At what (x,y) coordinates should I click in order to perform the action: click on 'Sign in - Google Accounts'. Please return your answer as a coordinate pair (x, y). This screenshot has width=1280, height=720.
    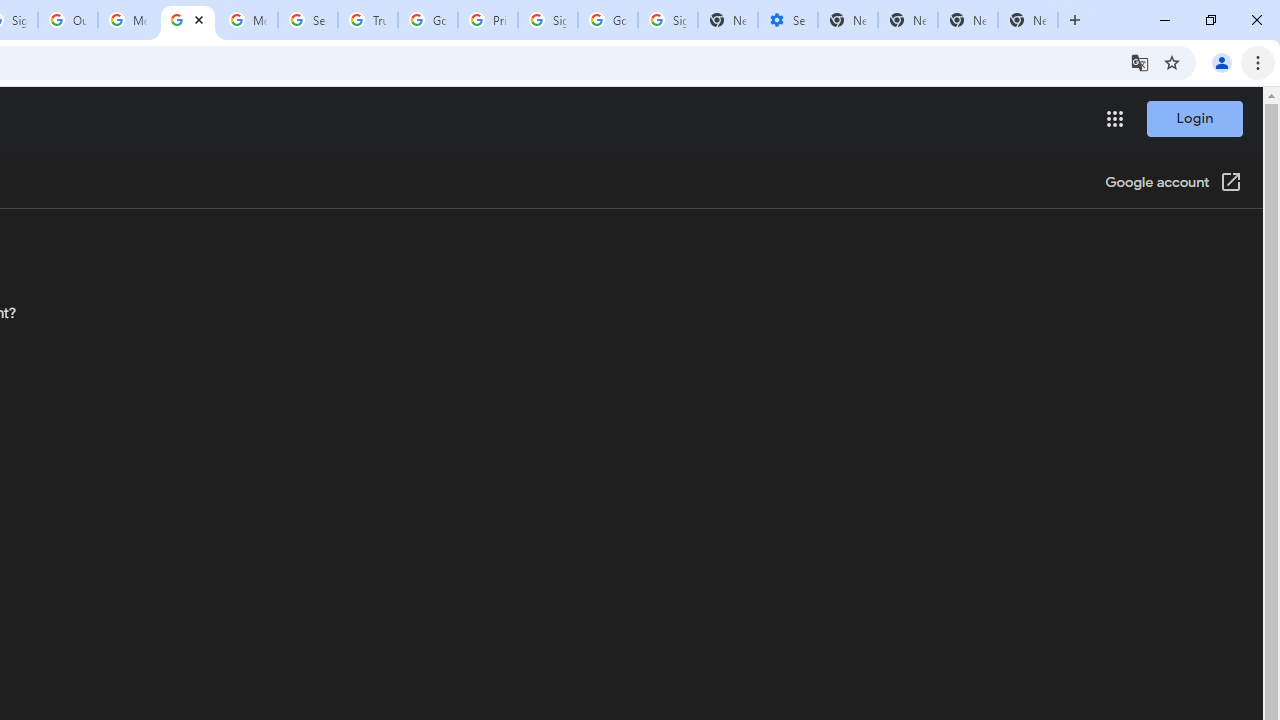
    Looking at the image, I should click on (548, 20).